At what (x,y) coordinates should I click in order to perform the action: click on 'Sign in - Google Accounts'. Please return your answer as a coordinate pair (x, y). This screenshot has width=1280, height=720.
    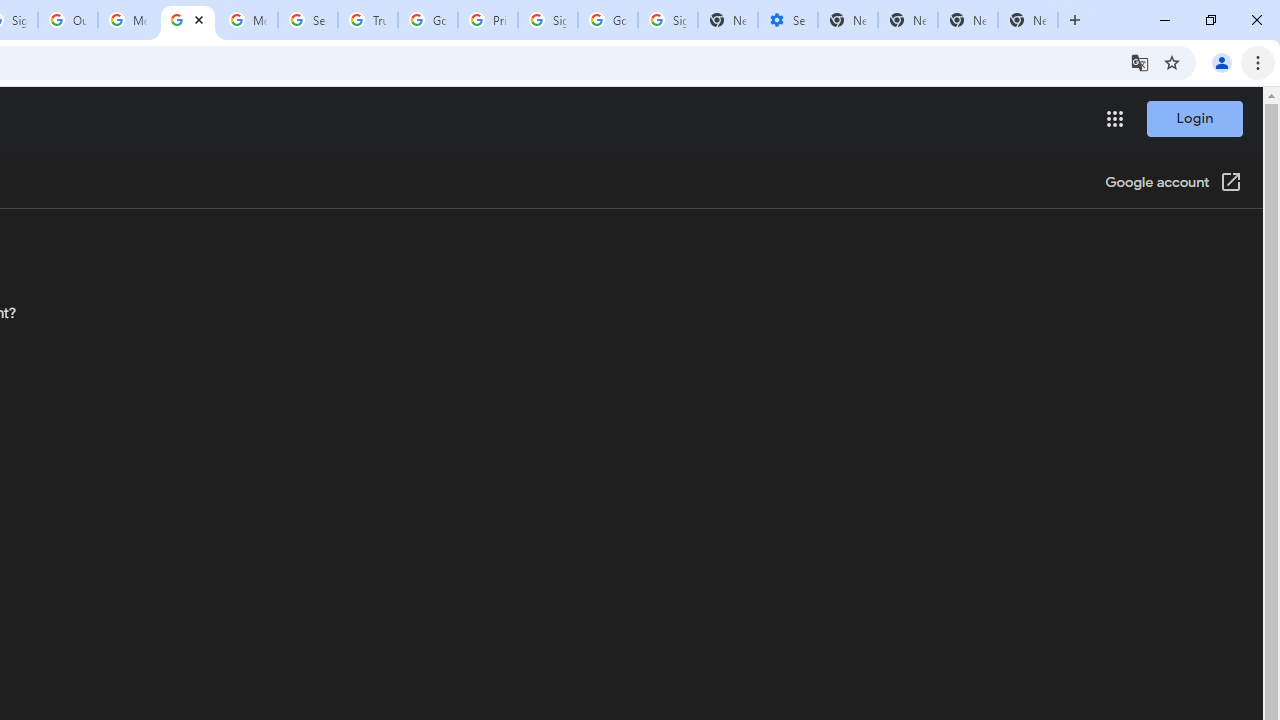
    Looking at the image, I should click on (548, 20).